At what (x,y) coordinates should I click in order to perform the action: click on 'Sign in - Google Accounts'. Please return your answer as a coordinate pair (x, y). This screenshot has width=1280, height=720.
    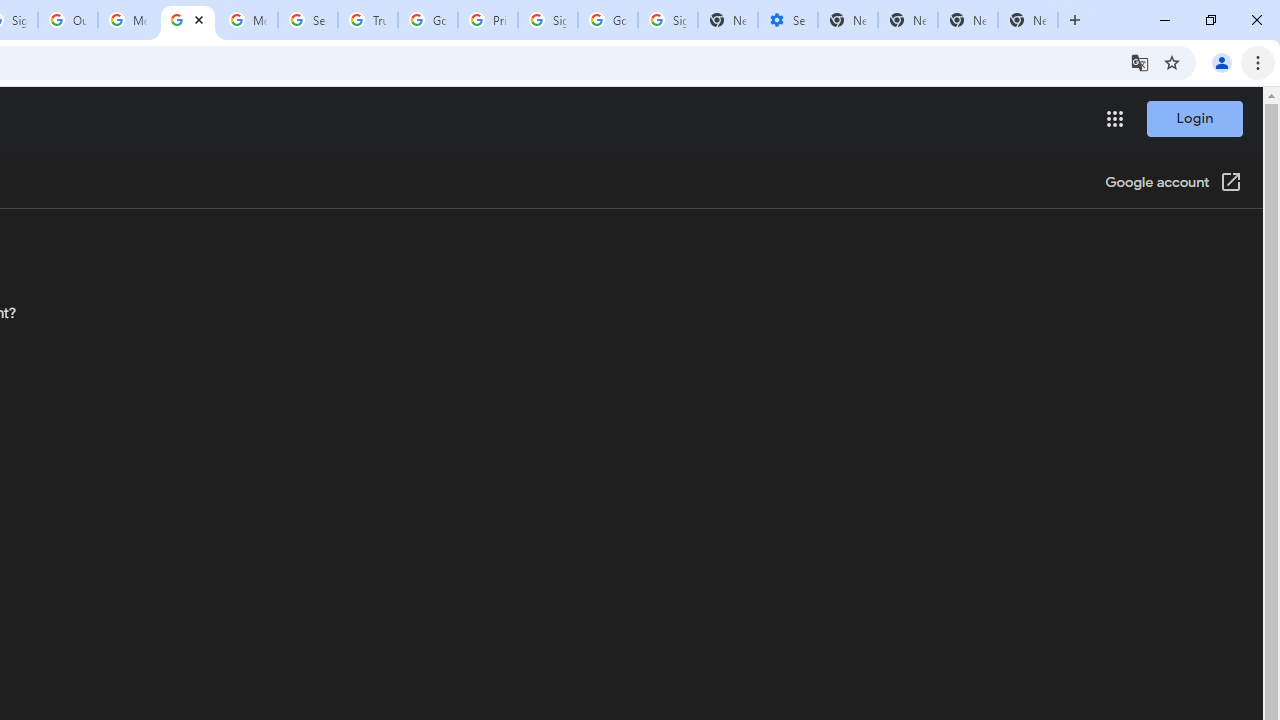
    Looking at the image, I should click on (548, 20).